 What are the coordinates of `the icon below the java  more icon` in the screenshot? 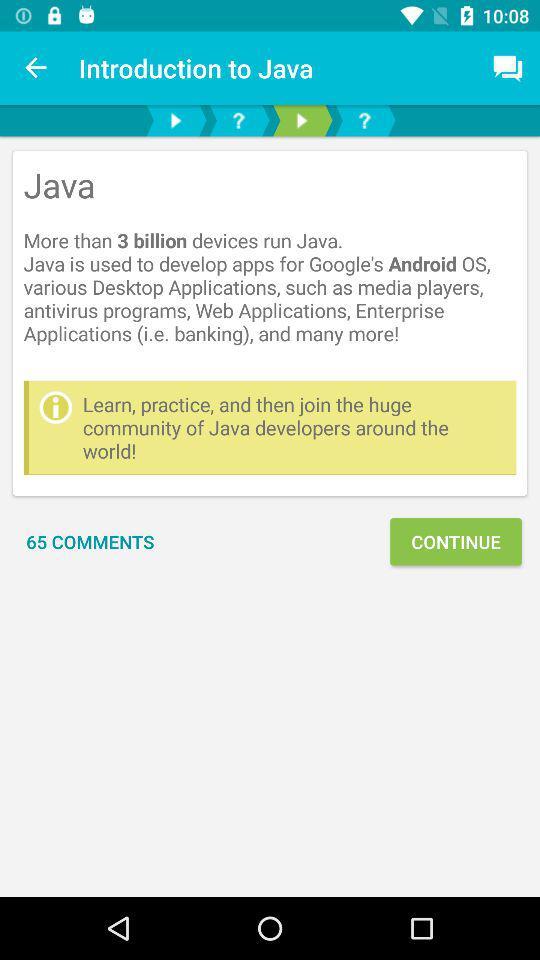 It's located at (293, 427).